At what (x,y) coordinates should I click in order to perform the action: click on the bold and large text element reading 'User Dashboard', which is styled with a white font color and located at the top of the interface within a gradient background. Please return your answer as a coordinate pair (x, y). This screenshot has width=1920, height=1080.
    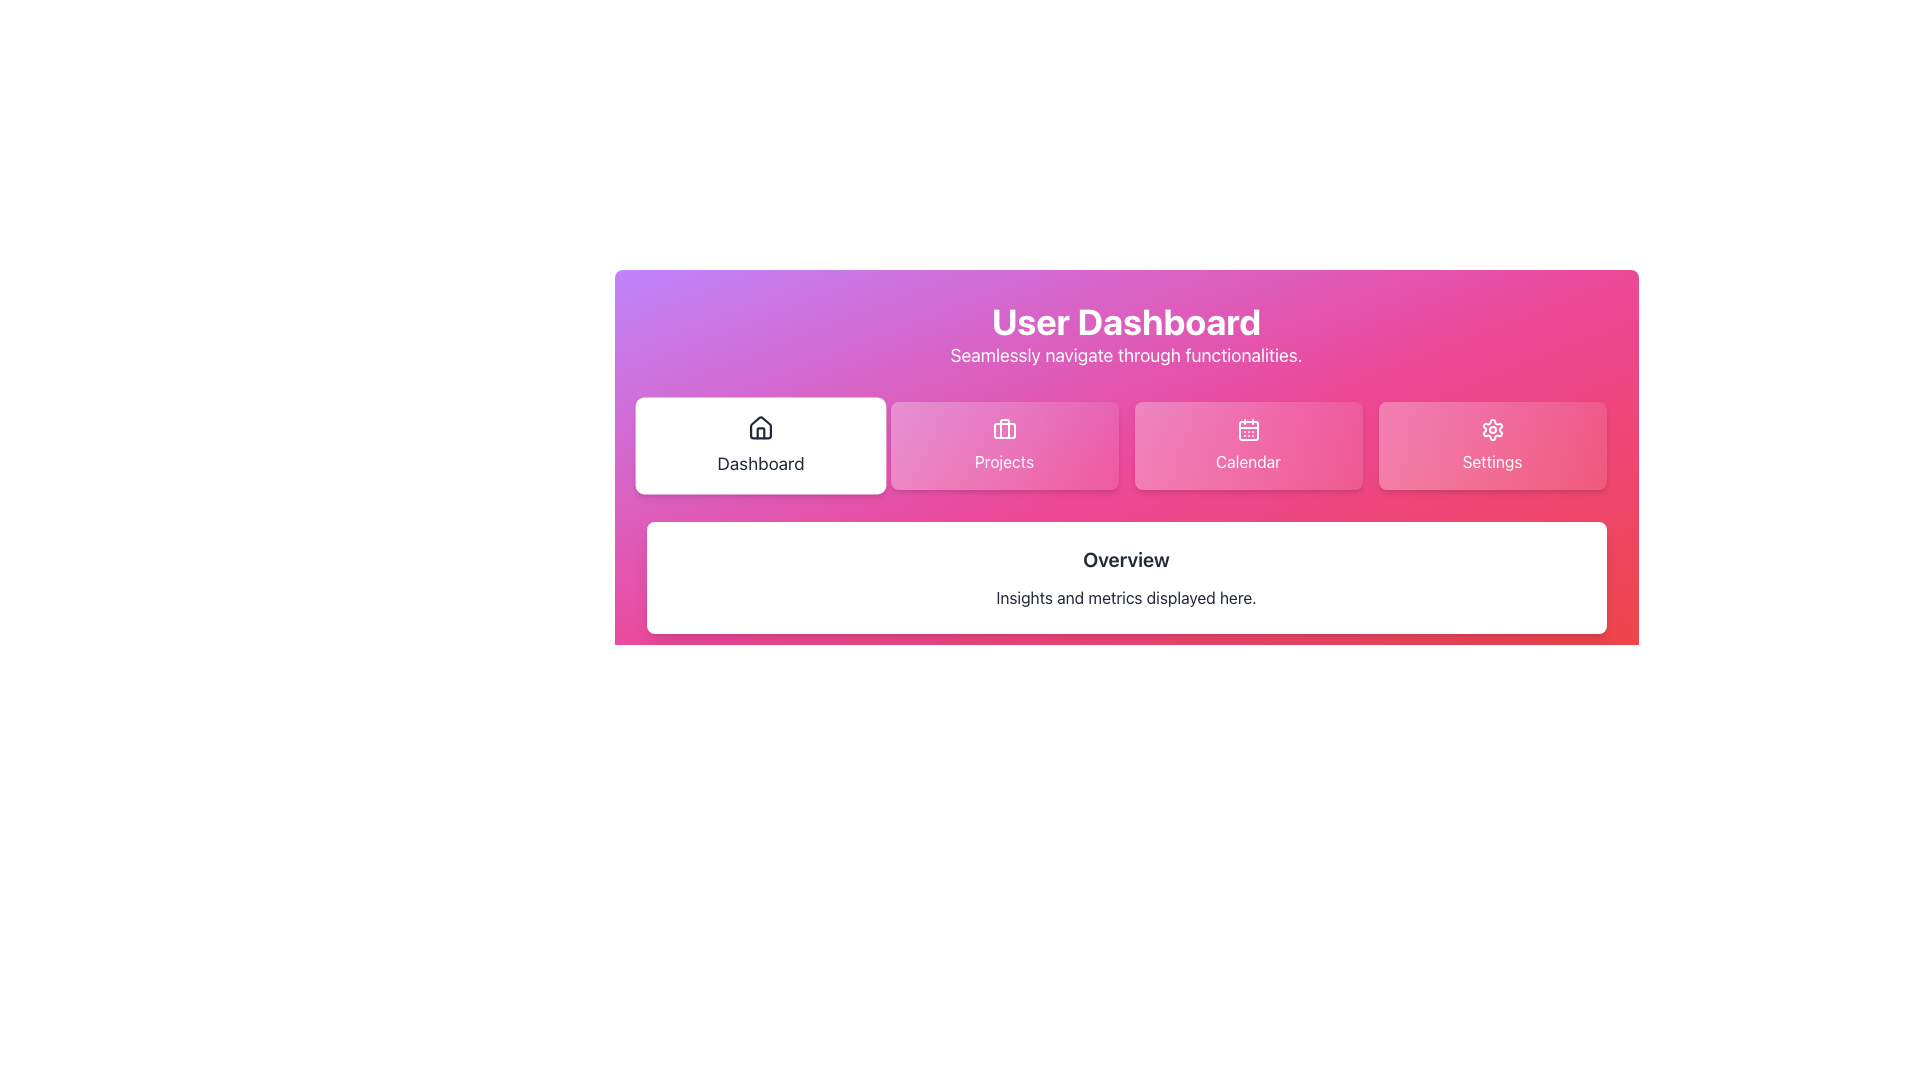
    Looking at the image, I should click on (1126, 320).